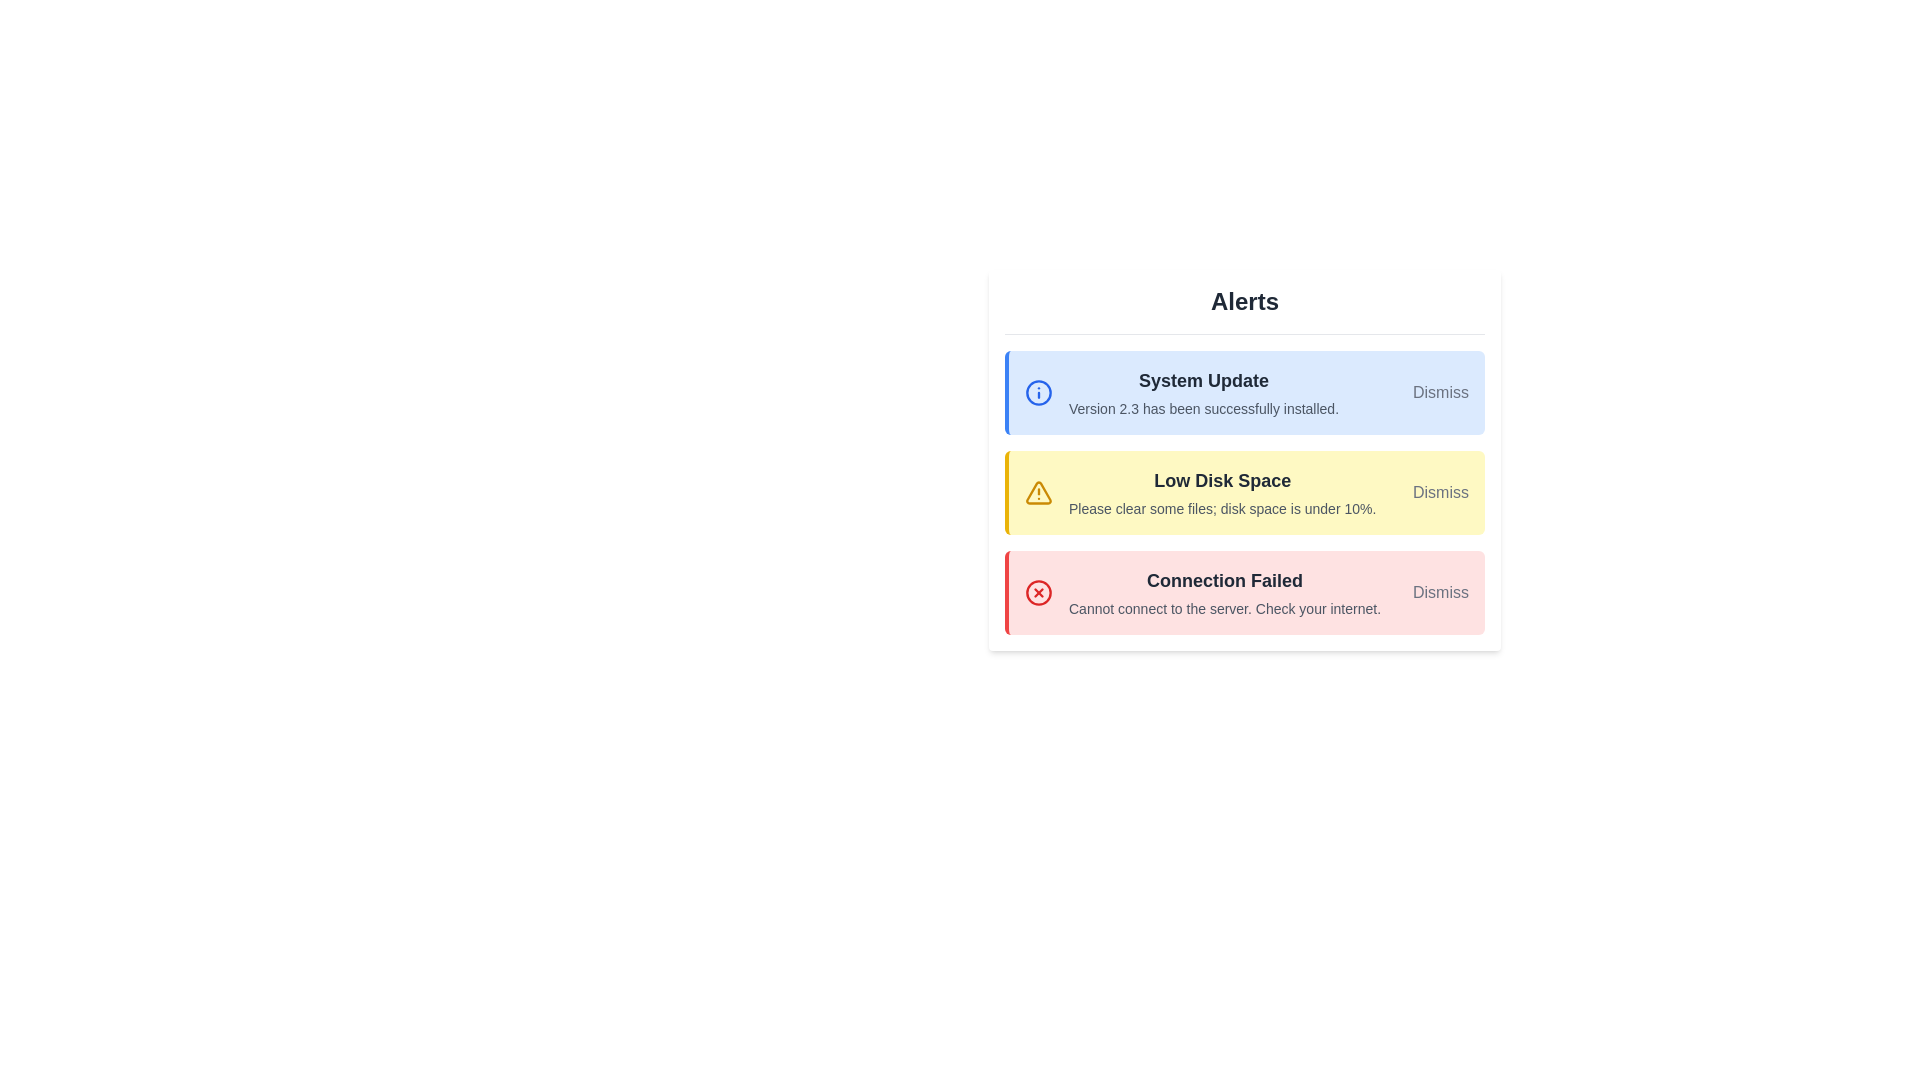  I want to click on text content of the header indicating an error state about a failed connection attempt, located at the top of the third alert section of notifications, so click(1223, 581).